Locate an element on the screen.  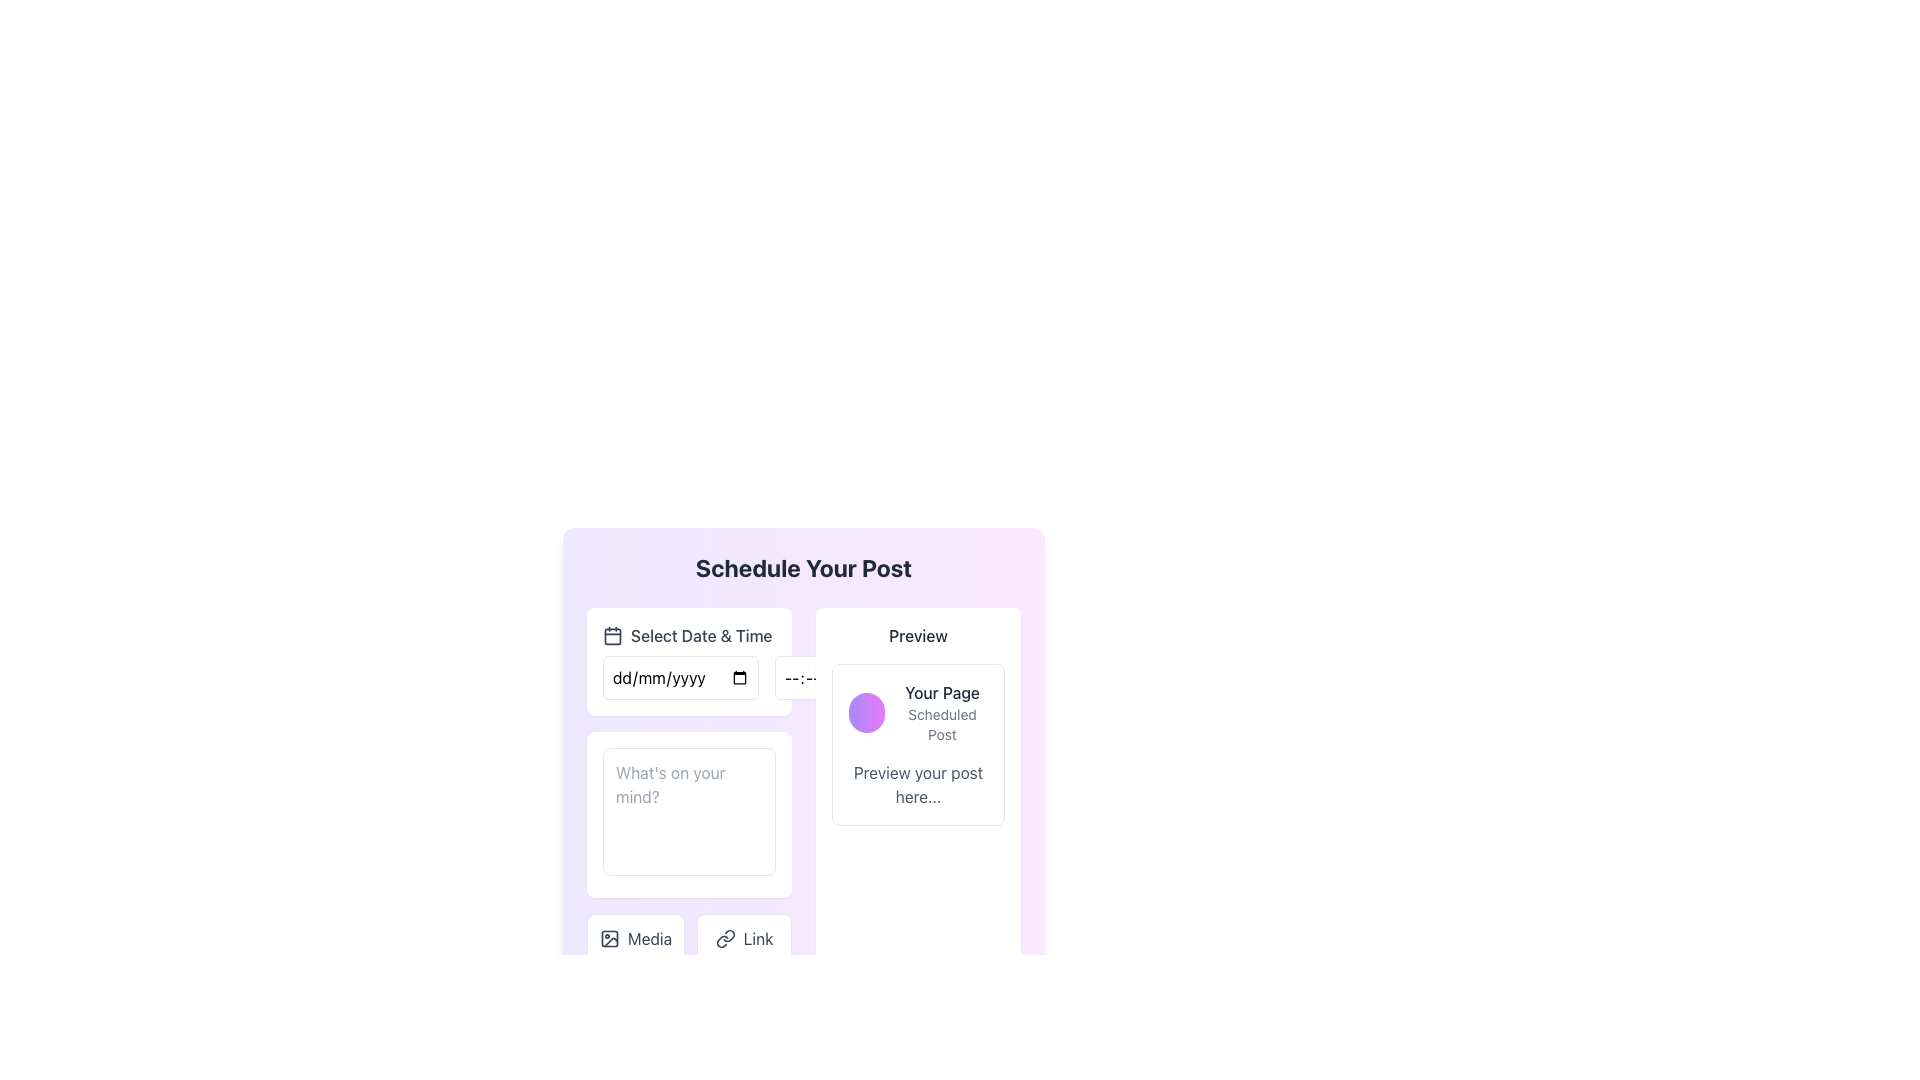
the interactive calendar icon located to the left of the 'Select Date & Time' label by moving the cursor to its center point is located at coordinates (612, 636).